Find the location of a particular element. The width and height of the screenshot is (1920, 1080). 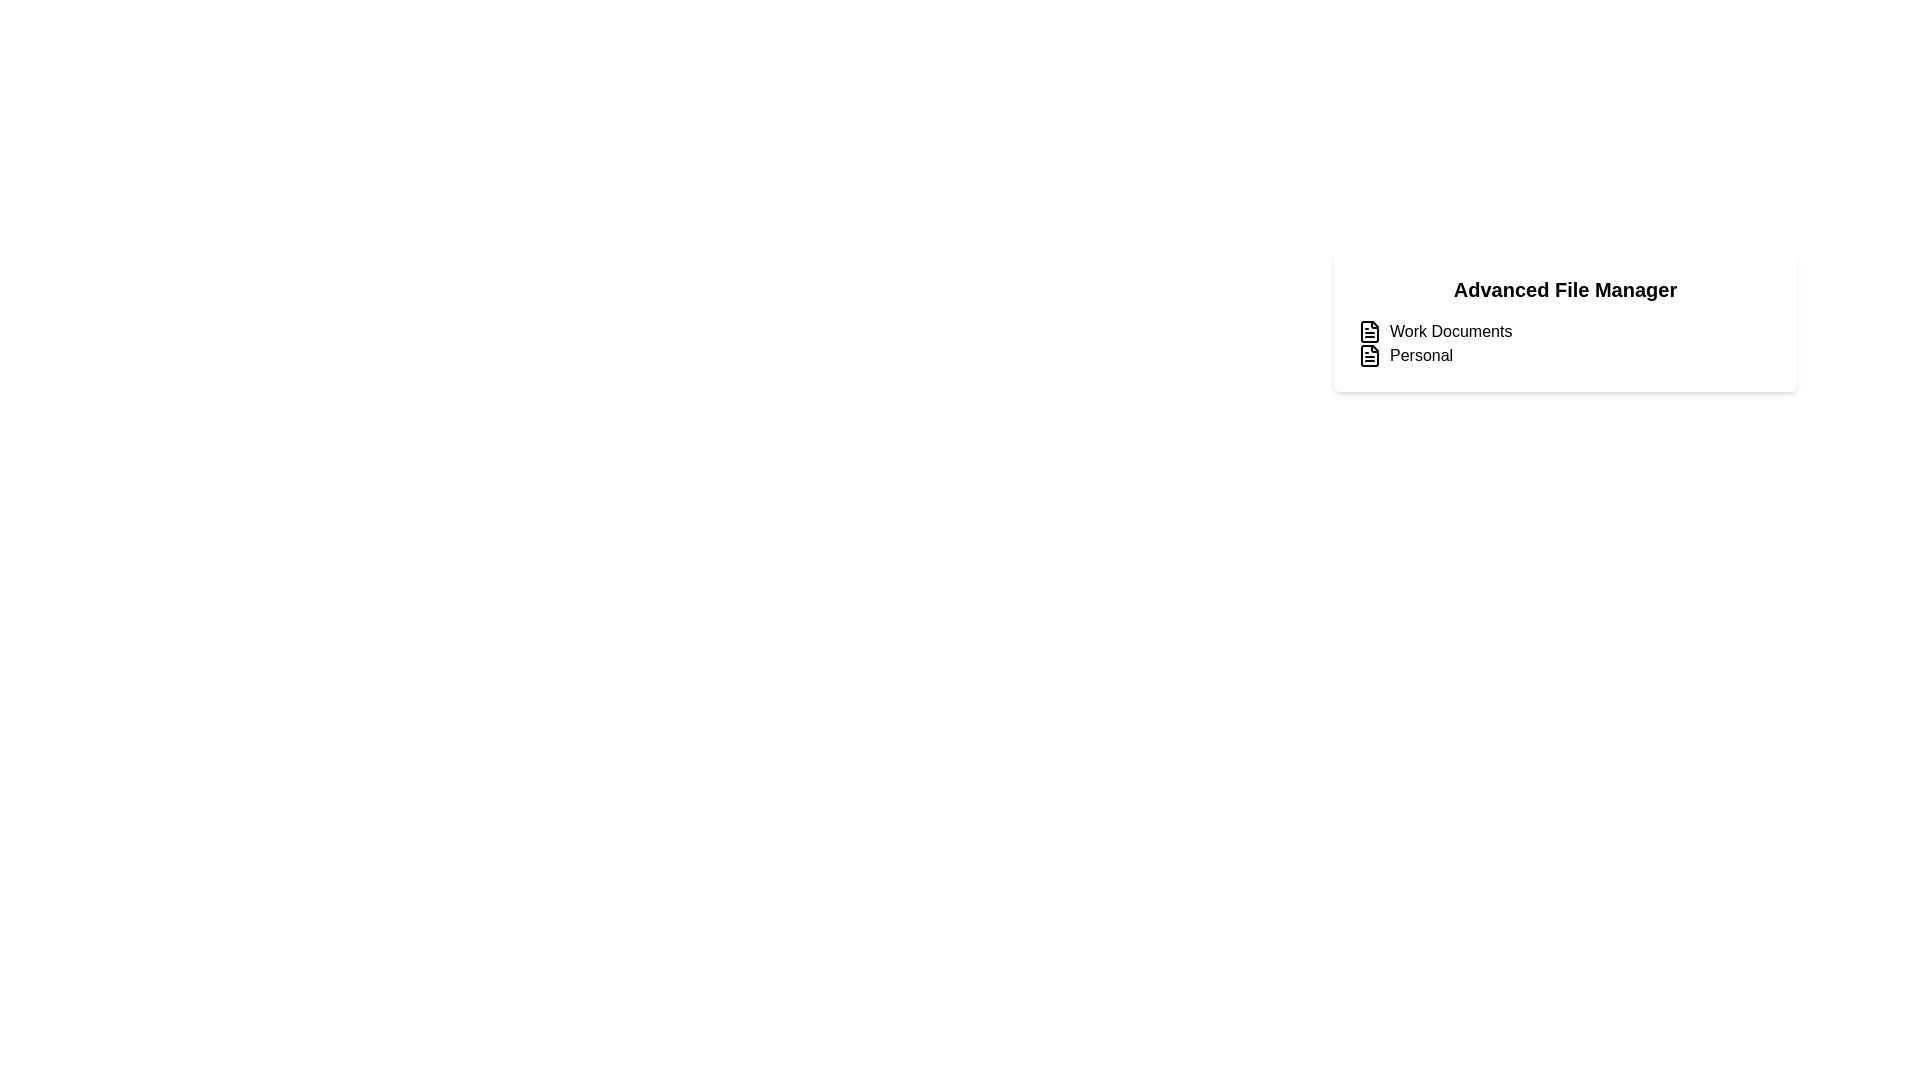

the document icon on the left side of the 'Work Documents' label is located at coordinates (1368, 330).